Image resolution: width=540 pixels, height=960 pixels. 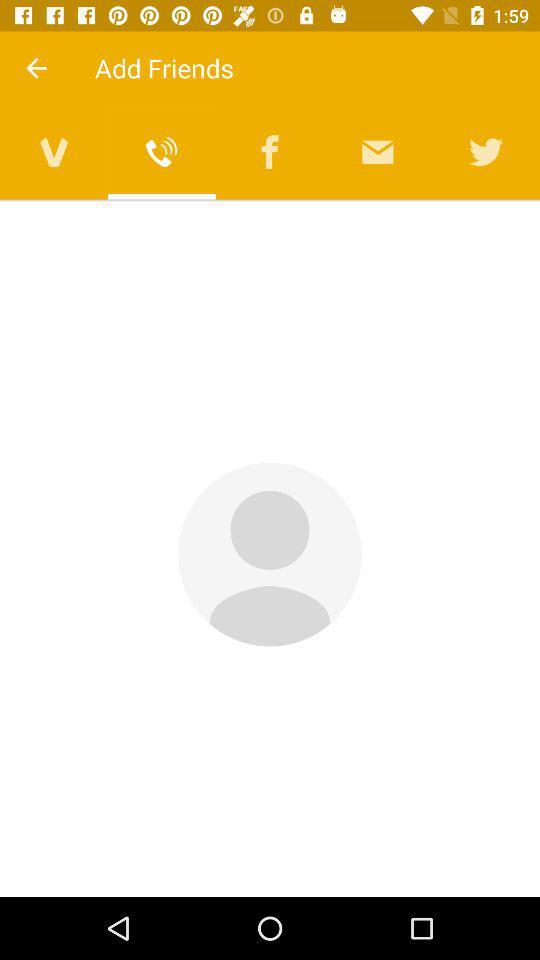 What do you see at coordinates (270, 151) in the screenshot?
I see `the facebook icon` at bounding box center [270, 151].